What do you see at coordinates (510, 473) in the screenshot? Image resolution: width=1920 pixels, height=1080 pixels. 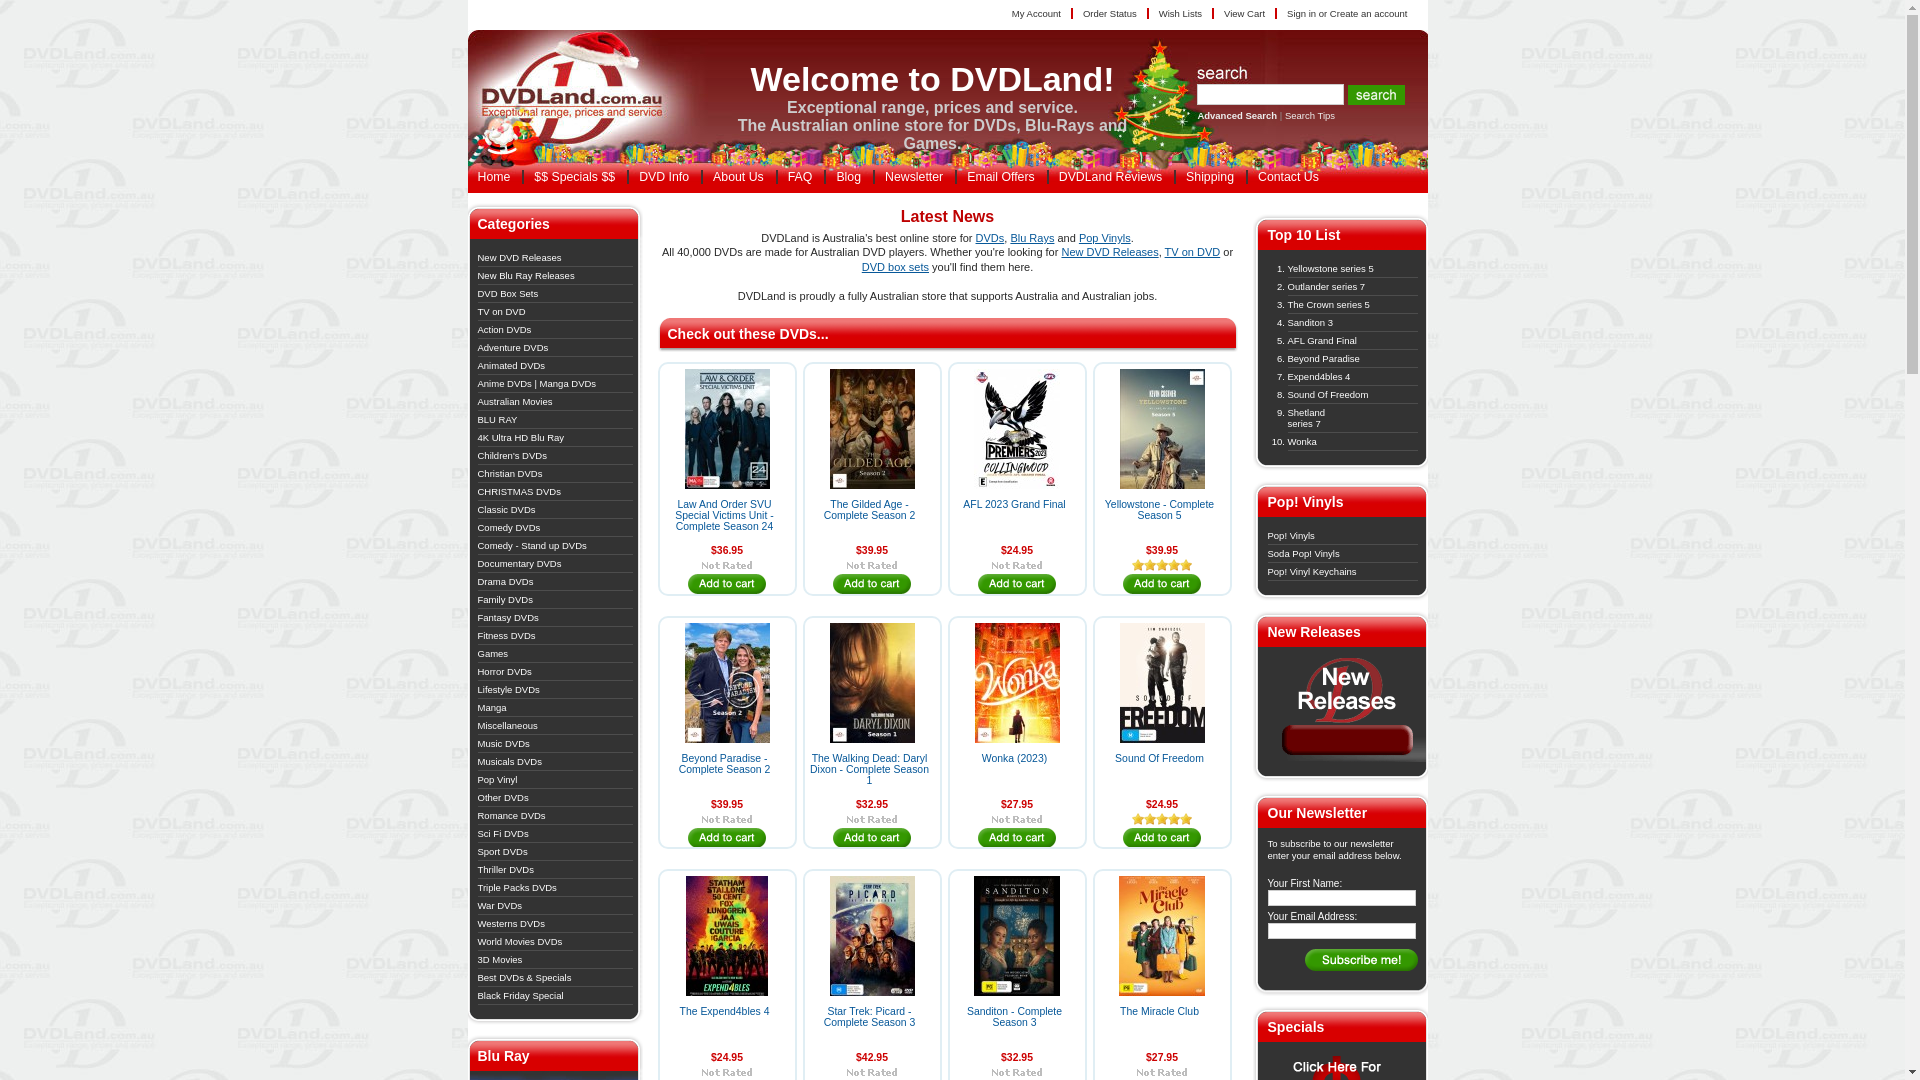 I see `'Christian DVDs'` at bounding box center [510, 473].